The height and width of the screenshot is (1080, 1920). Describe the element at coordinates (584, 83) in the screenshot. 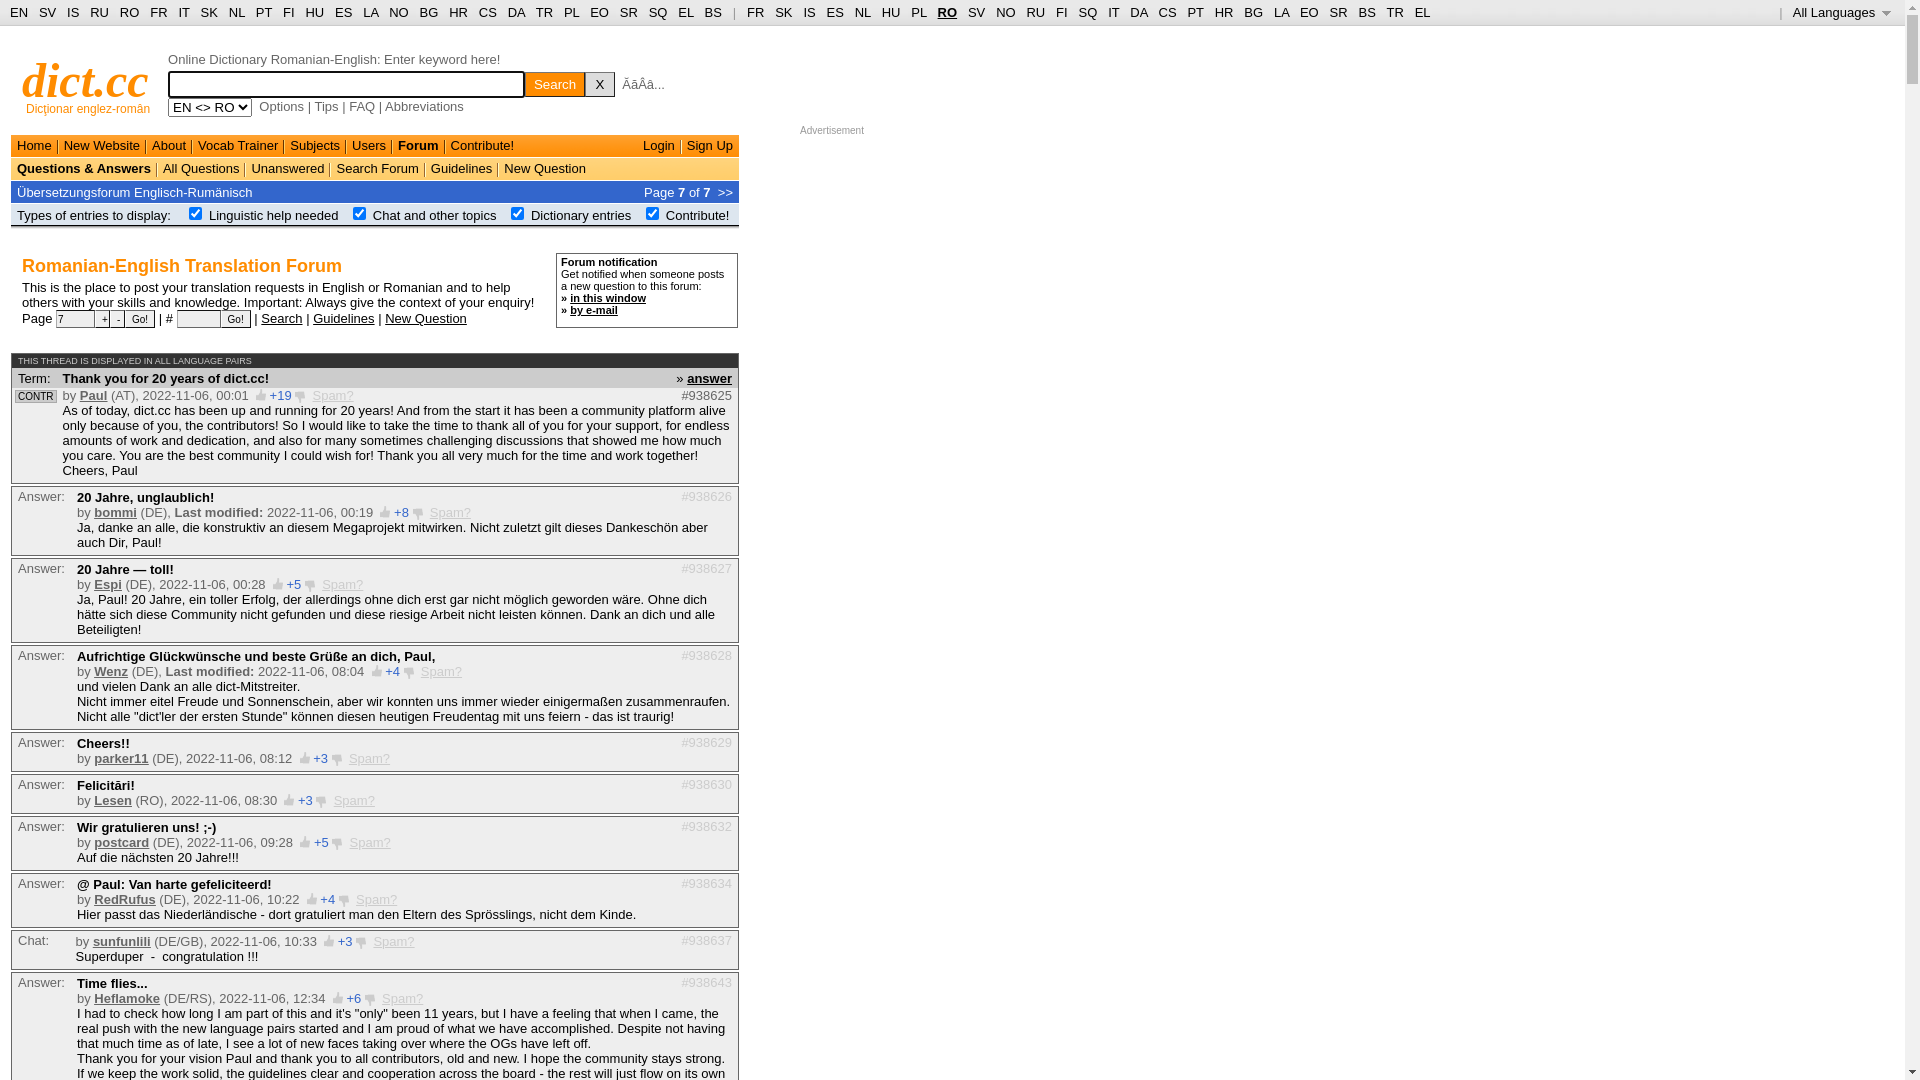

I see `'X'` at that location.